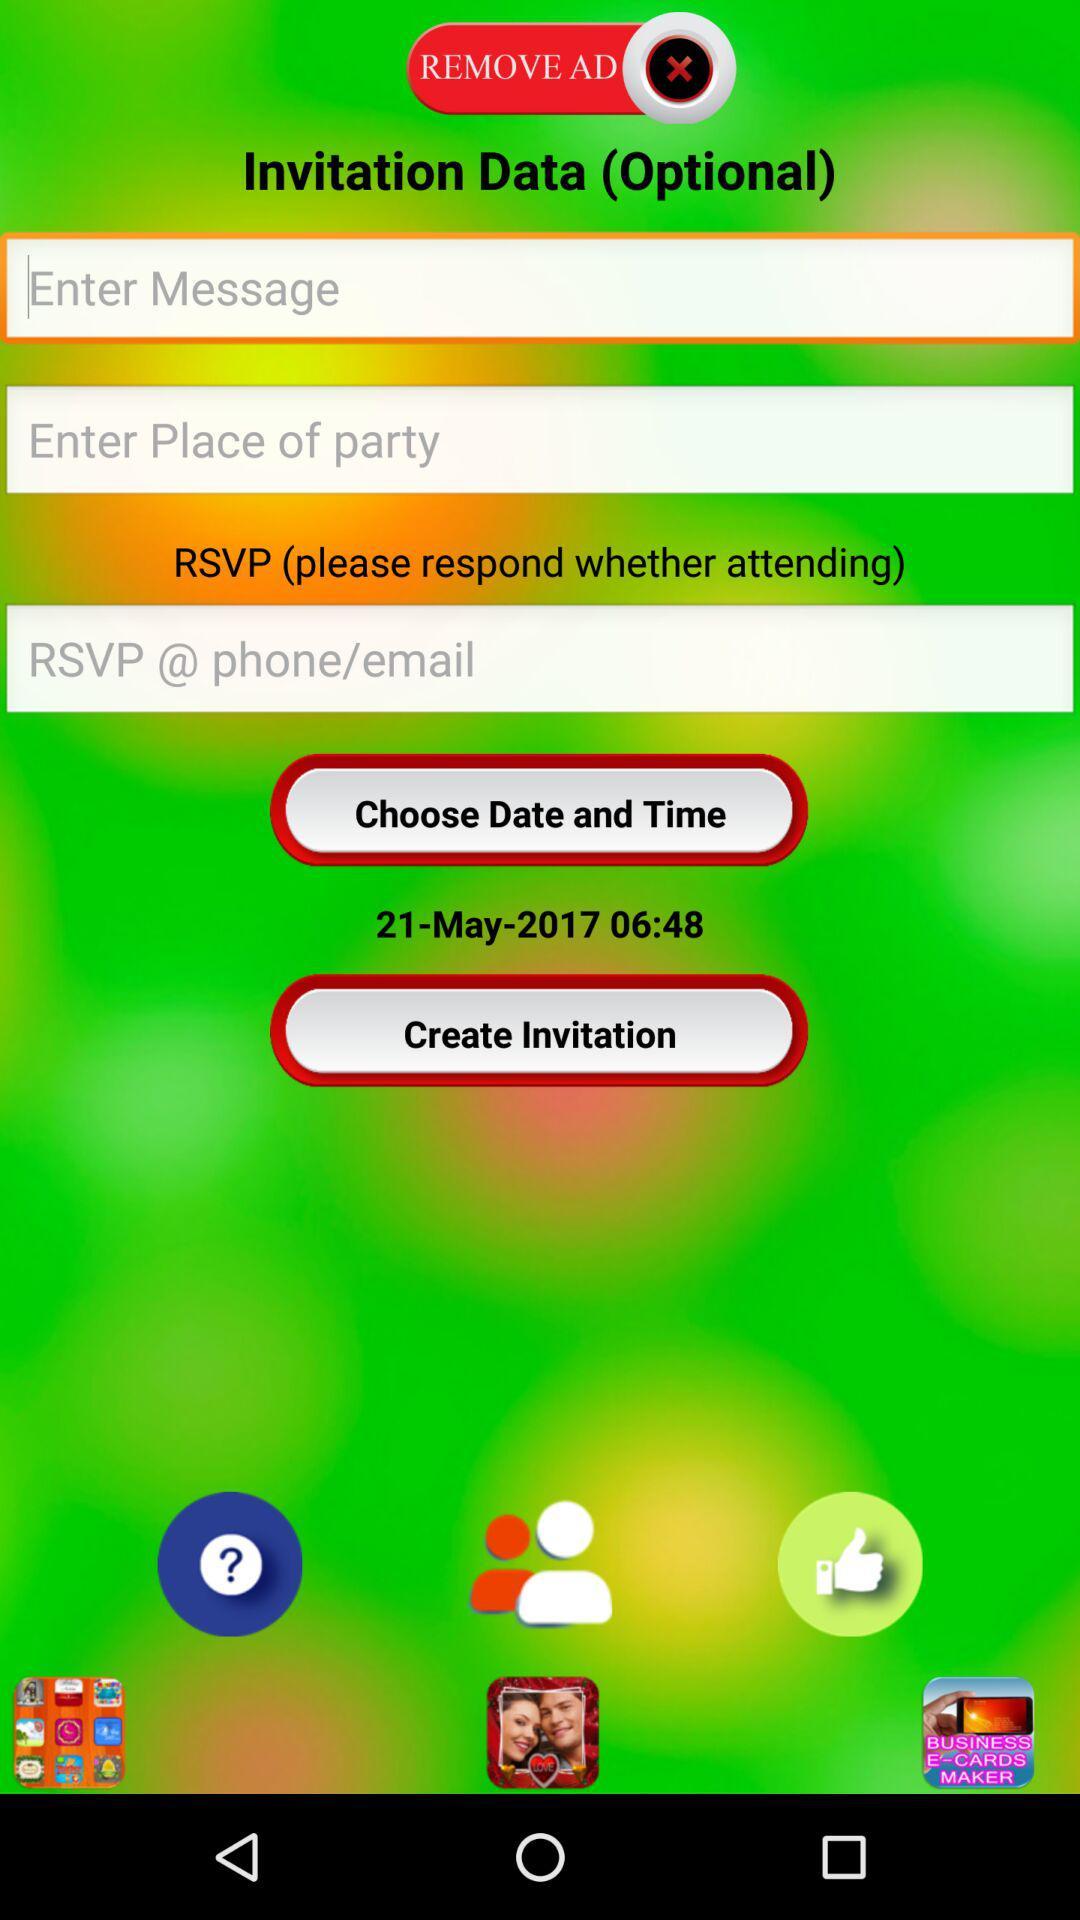  I want to click on the avatar icon, so click(540, 1849).